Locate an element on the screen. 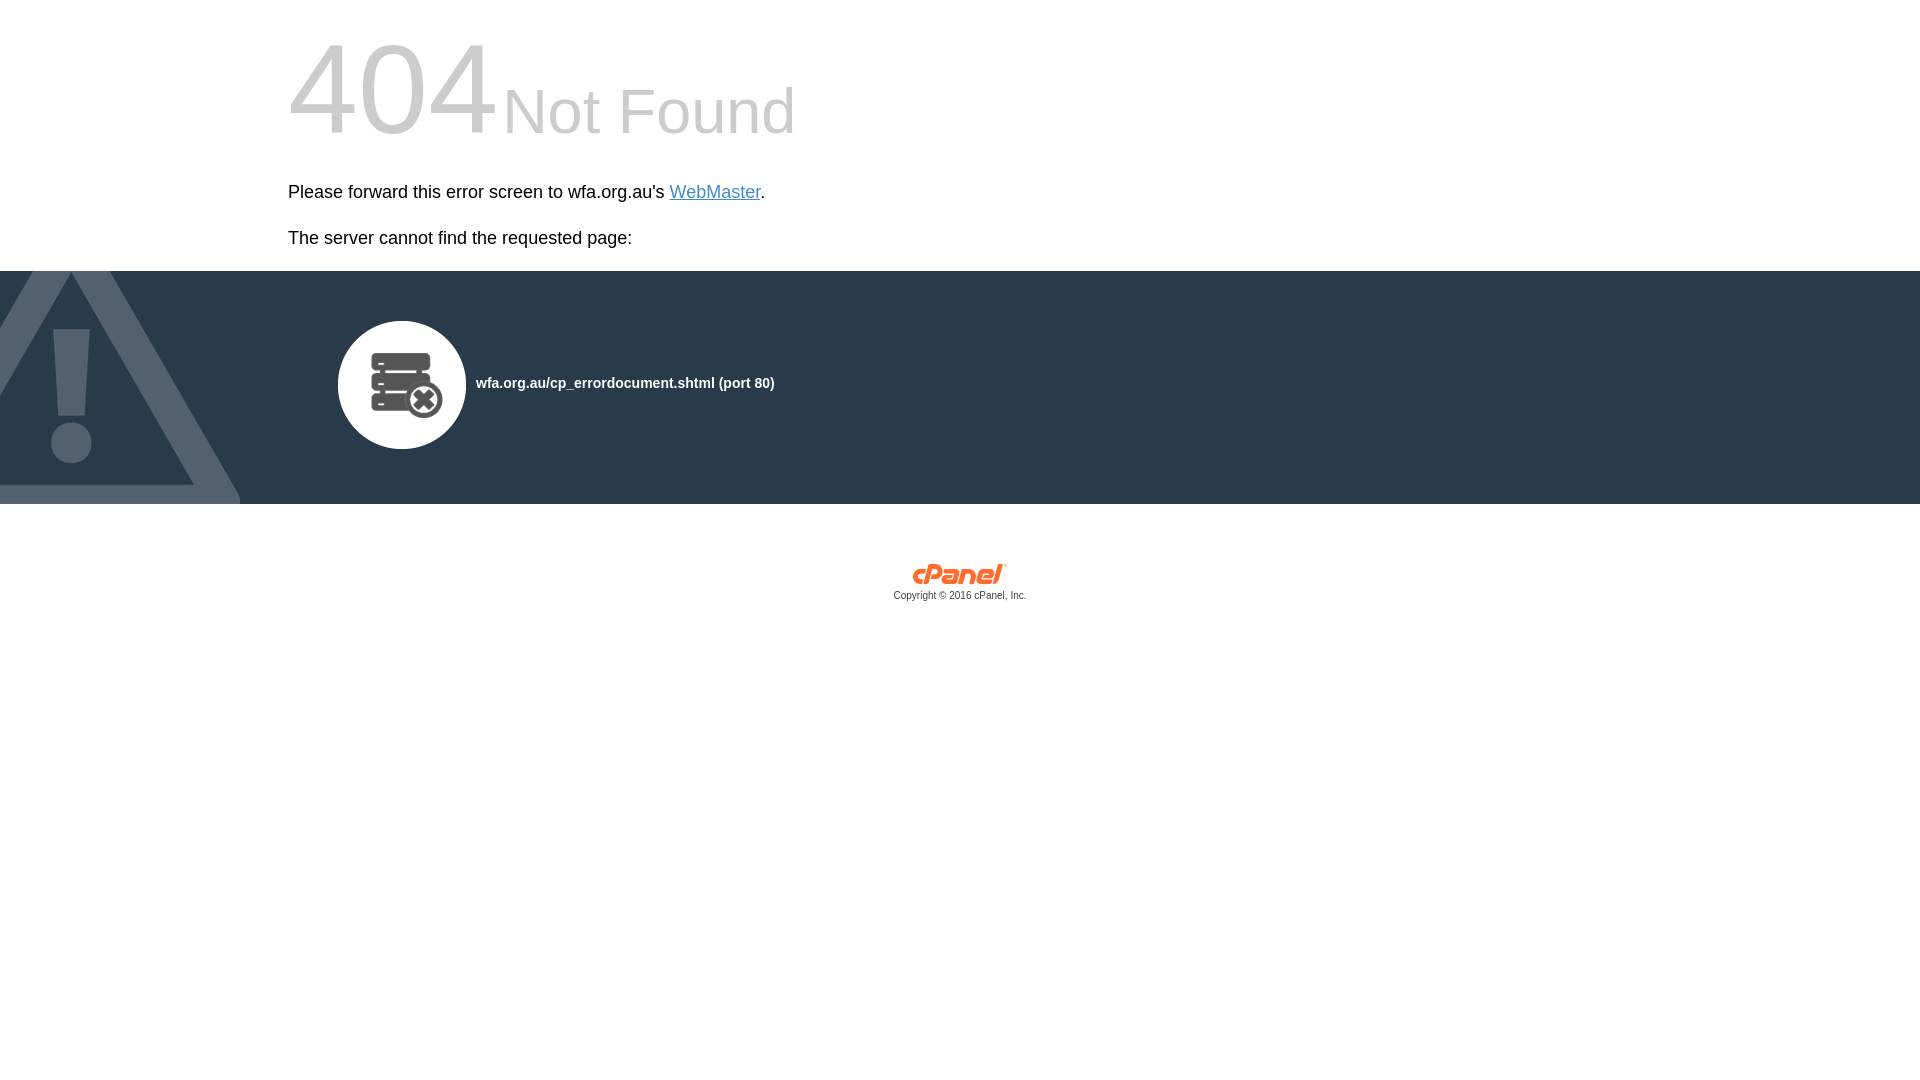 The height and width of the screenshot is (1080, 1920). 'WebMaster' is located at coordinates (670, 192).